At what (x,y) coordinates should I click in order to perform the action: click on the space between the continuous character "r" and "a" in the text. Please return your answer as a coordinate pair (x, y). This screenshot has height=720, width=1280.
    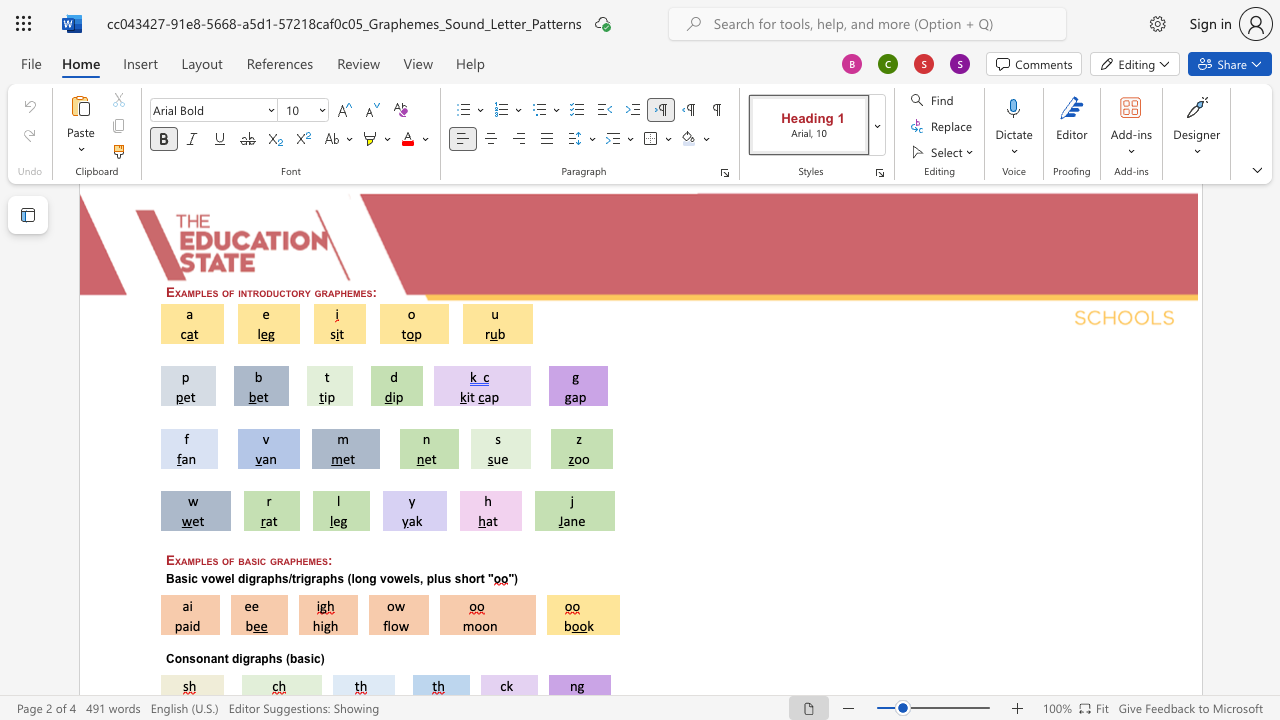
    Looking at the image, I should click on (282, 560).